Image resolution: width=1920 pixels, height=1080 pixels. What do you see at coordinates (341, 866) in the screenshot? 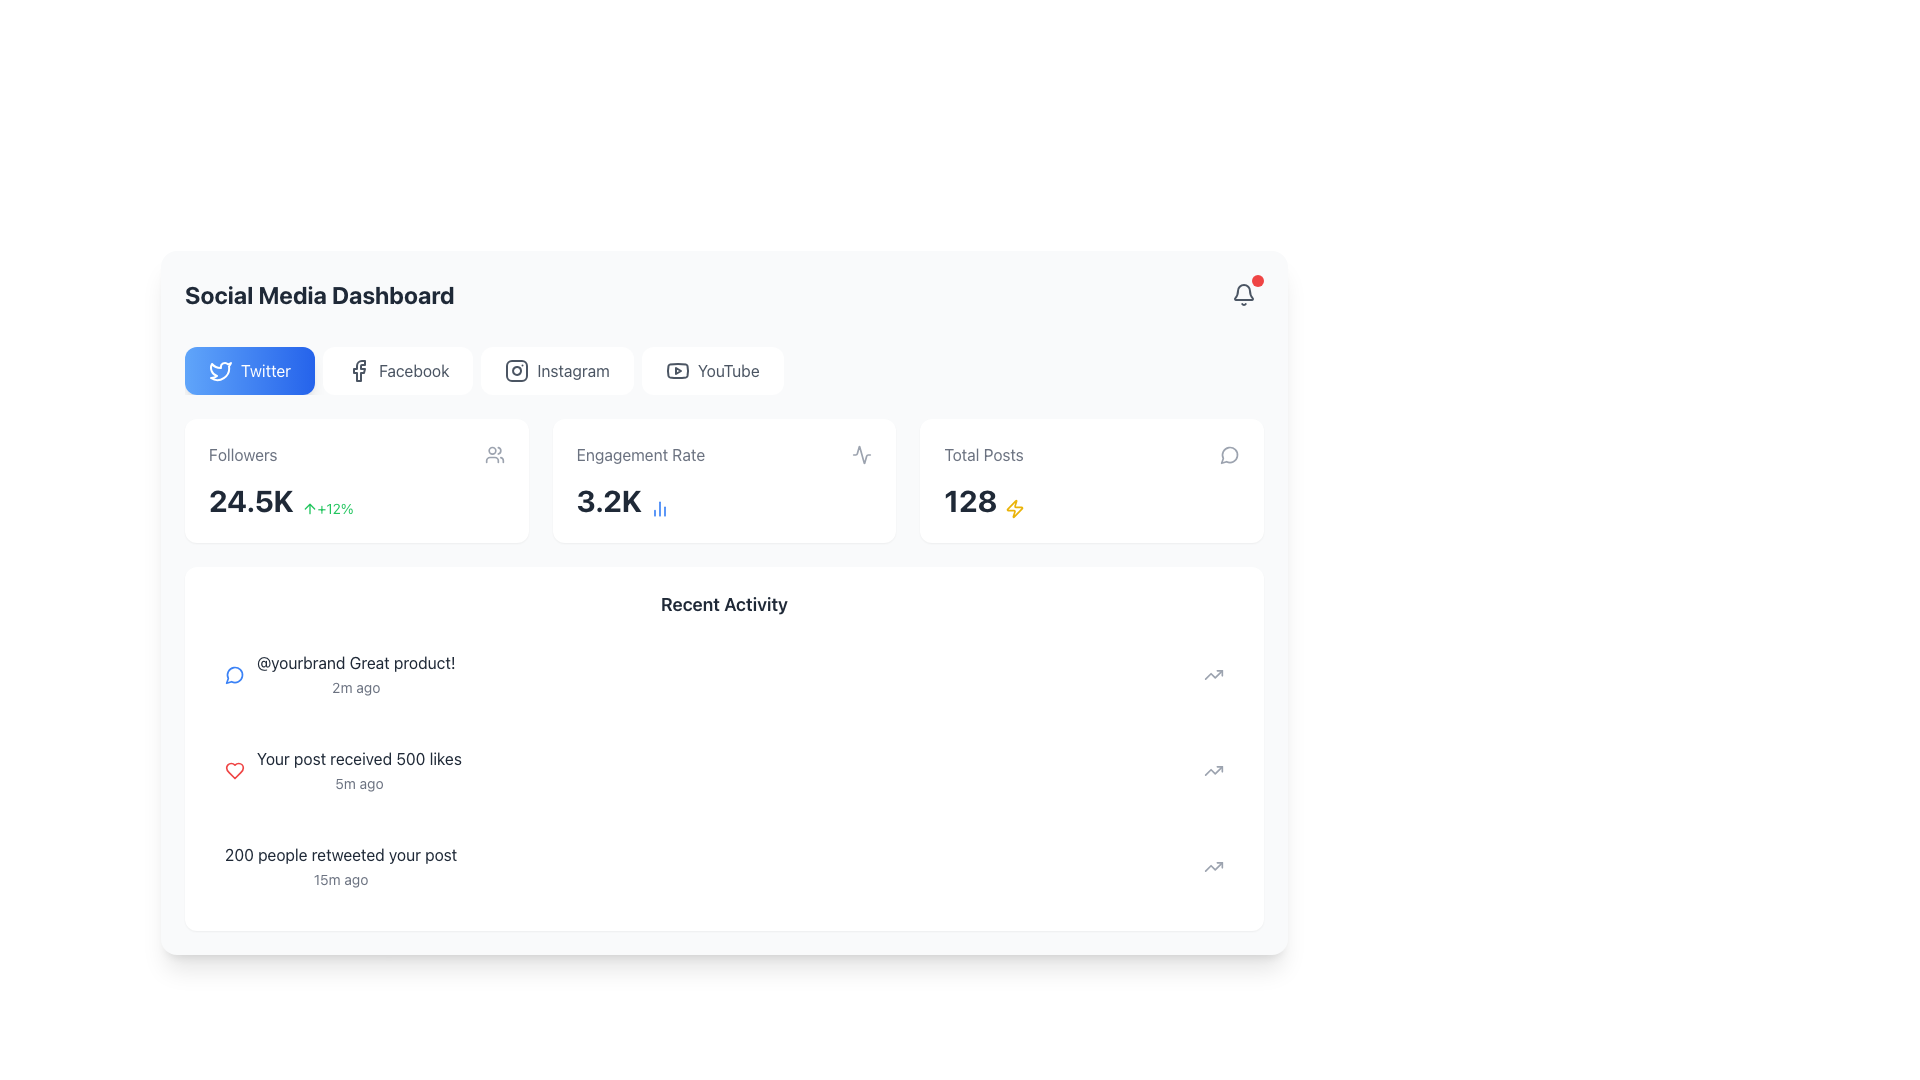
I see `the Text element displaying the timestamp for the recent activity indicating 200 retweets, located in the 'Recent Activity' section as the third item from the top` at bounding box center [341, 866].